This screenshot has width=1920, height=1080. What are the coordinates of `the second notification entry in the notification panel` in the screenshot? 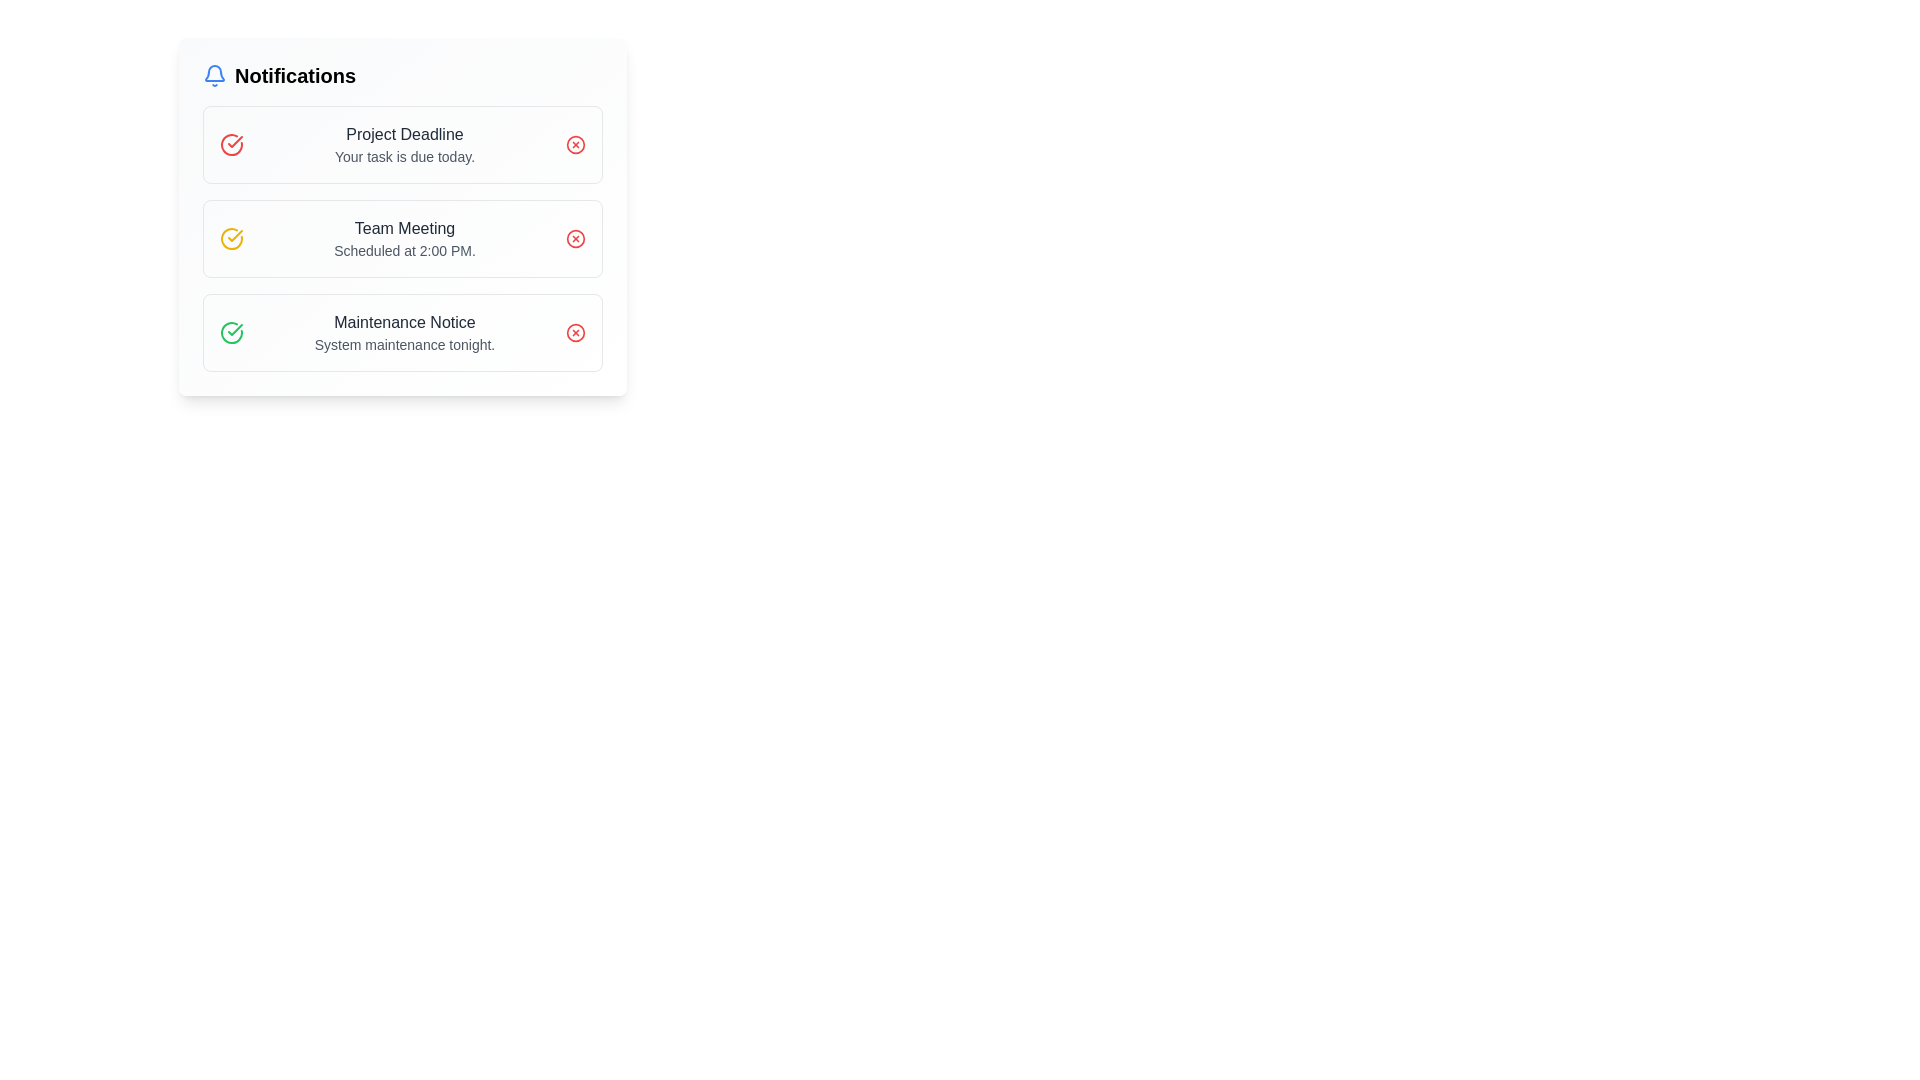 It's located at (402, 238).